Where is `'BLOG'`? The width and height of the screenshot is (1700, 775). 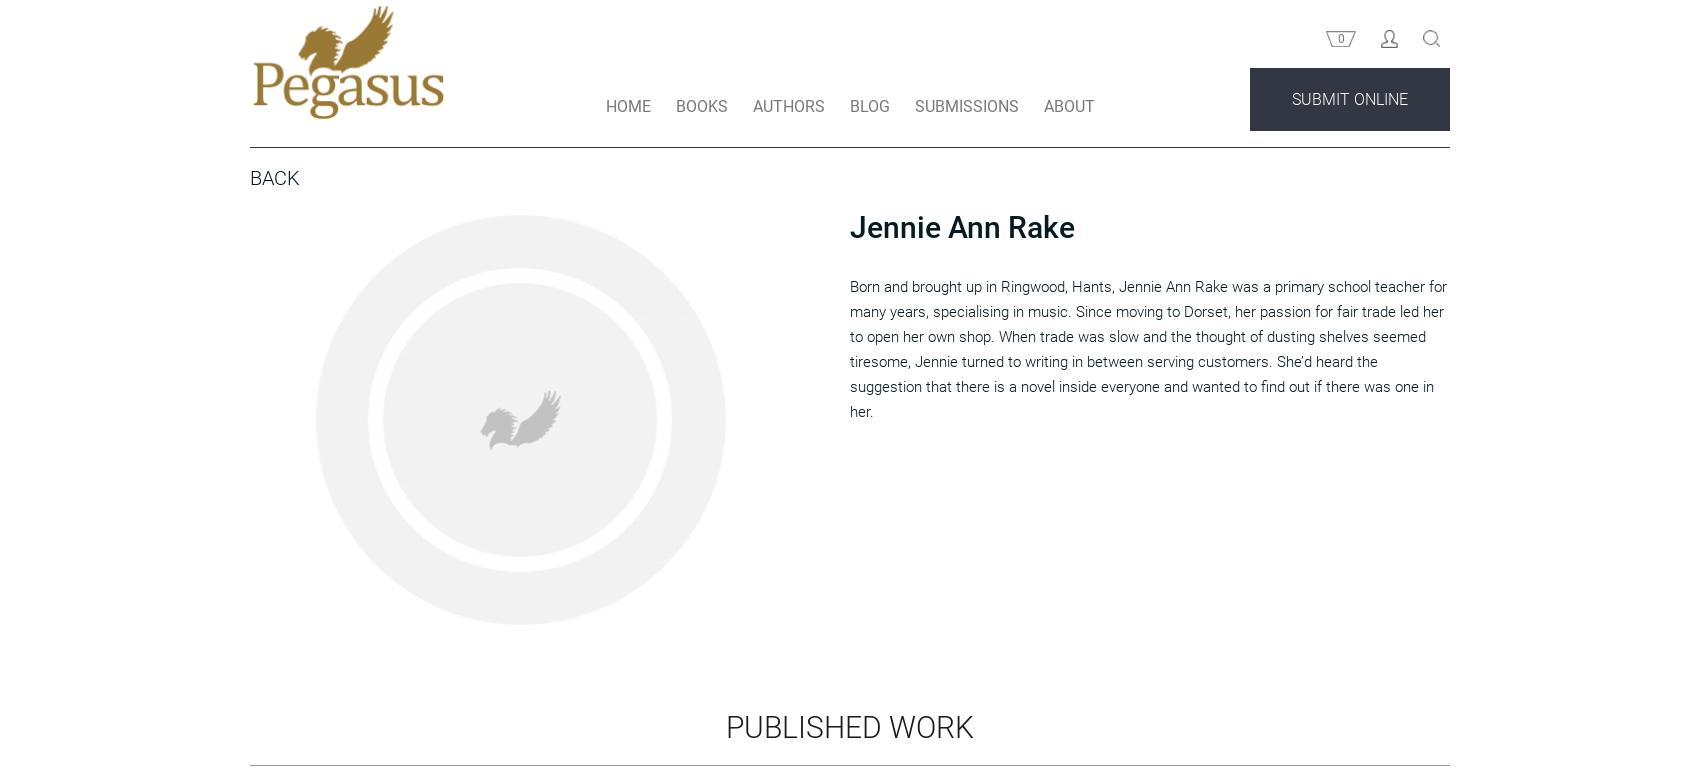
'BLOG' is located at coordinates (869, 143).